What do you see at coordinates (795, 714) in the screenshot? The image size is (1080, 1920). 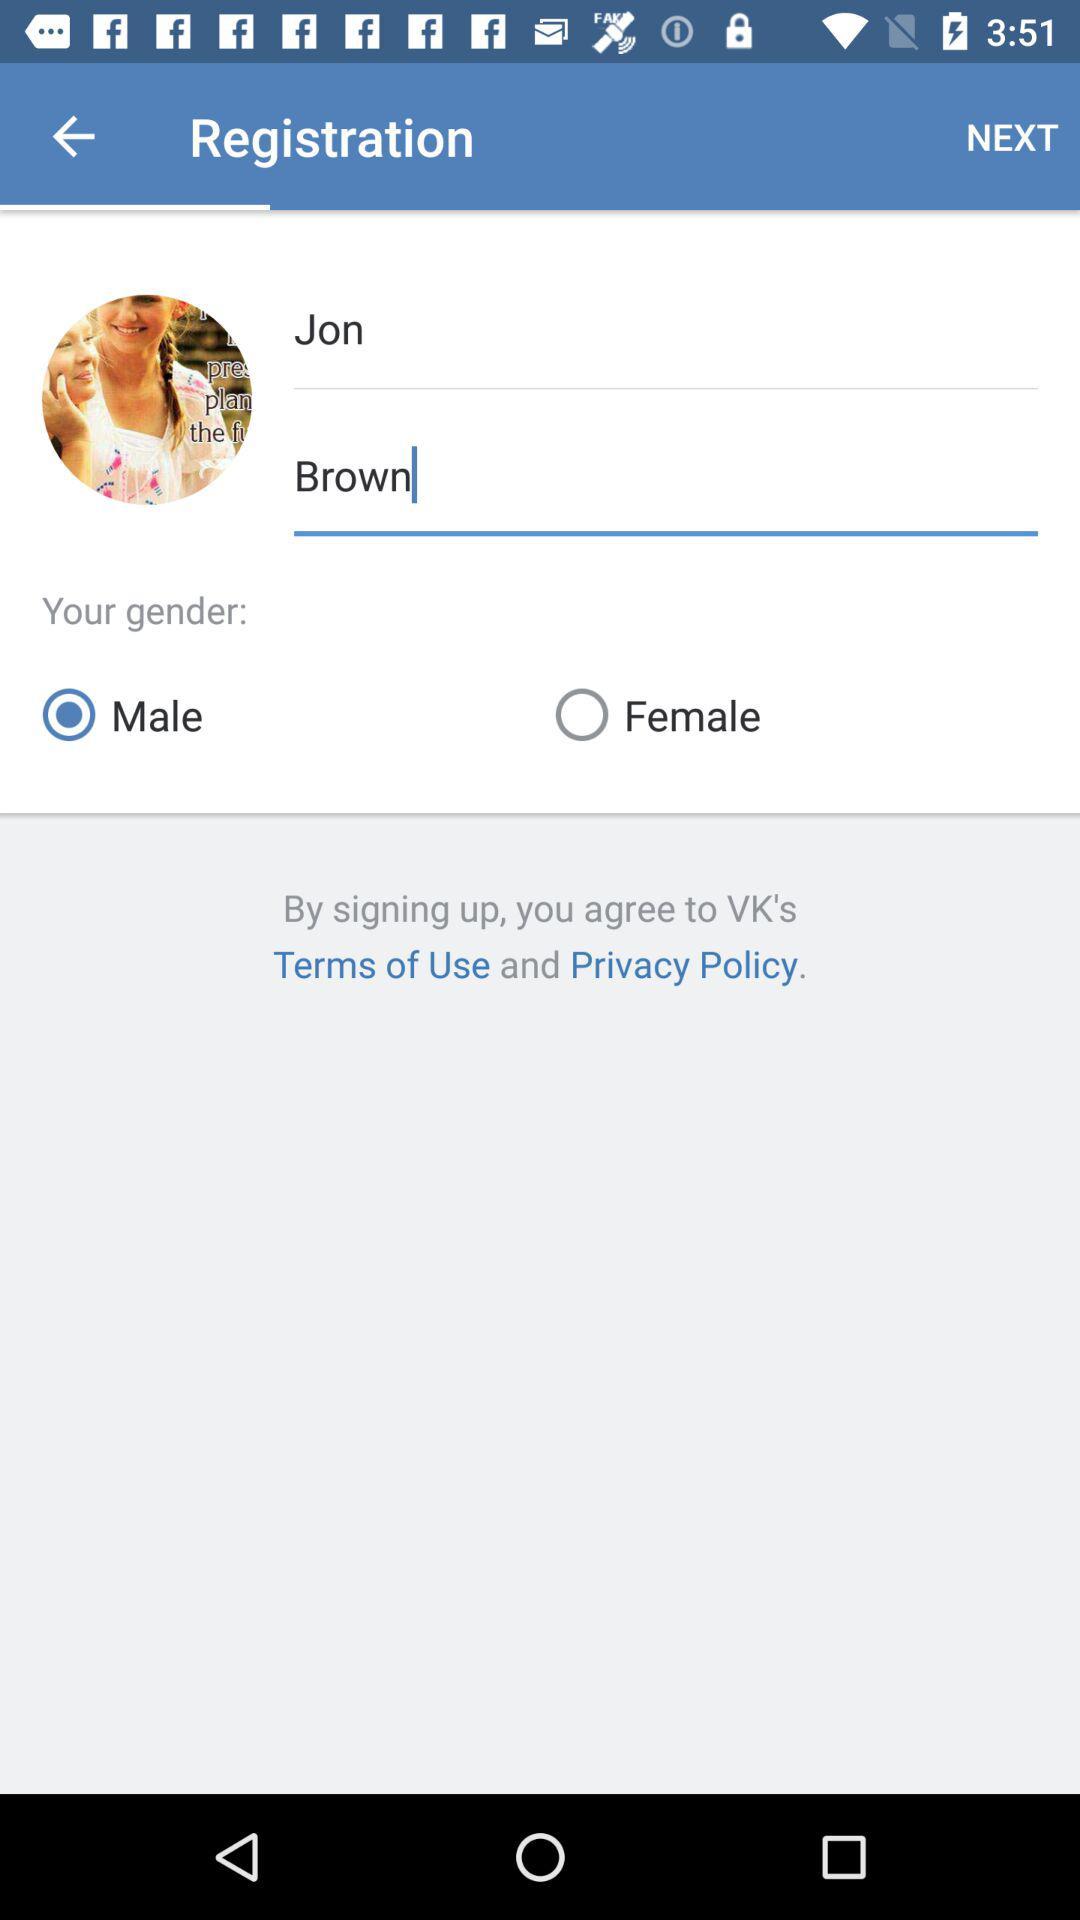 I see `item on the right` at bounding box center [795, 714].